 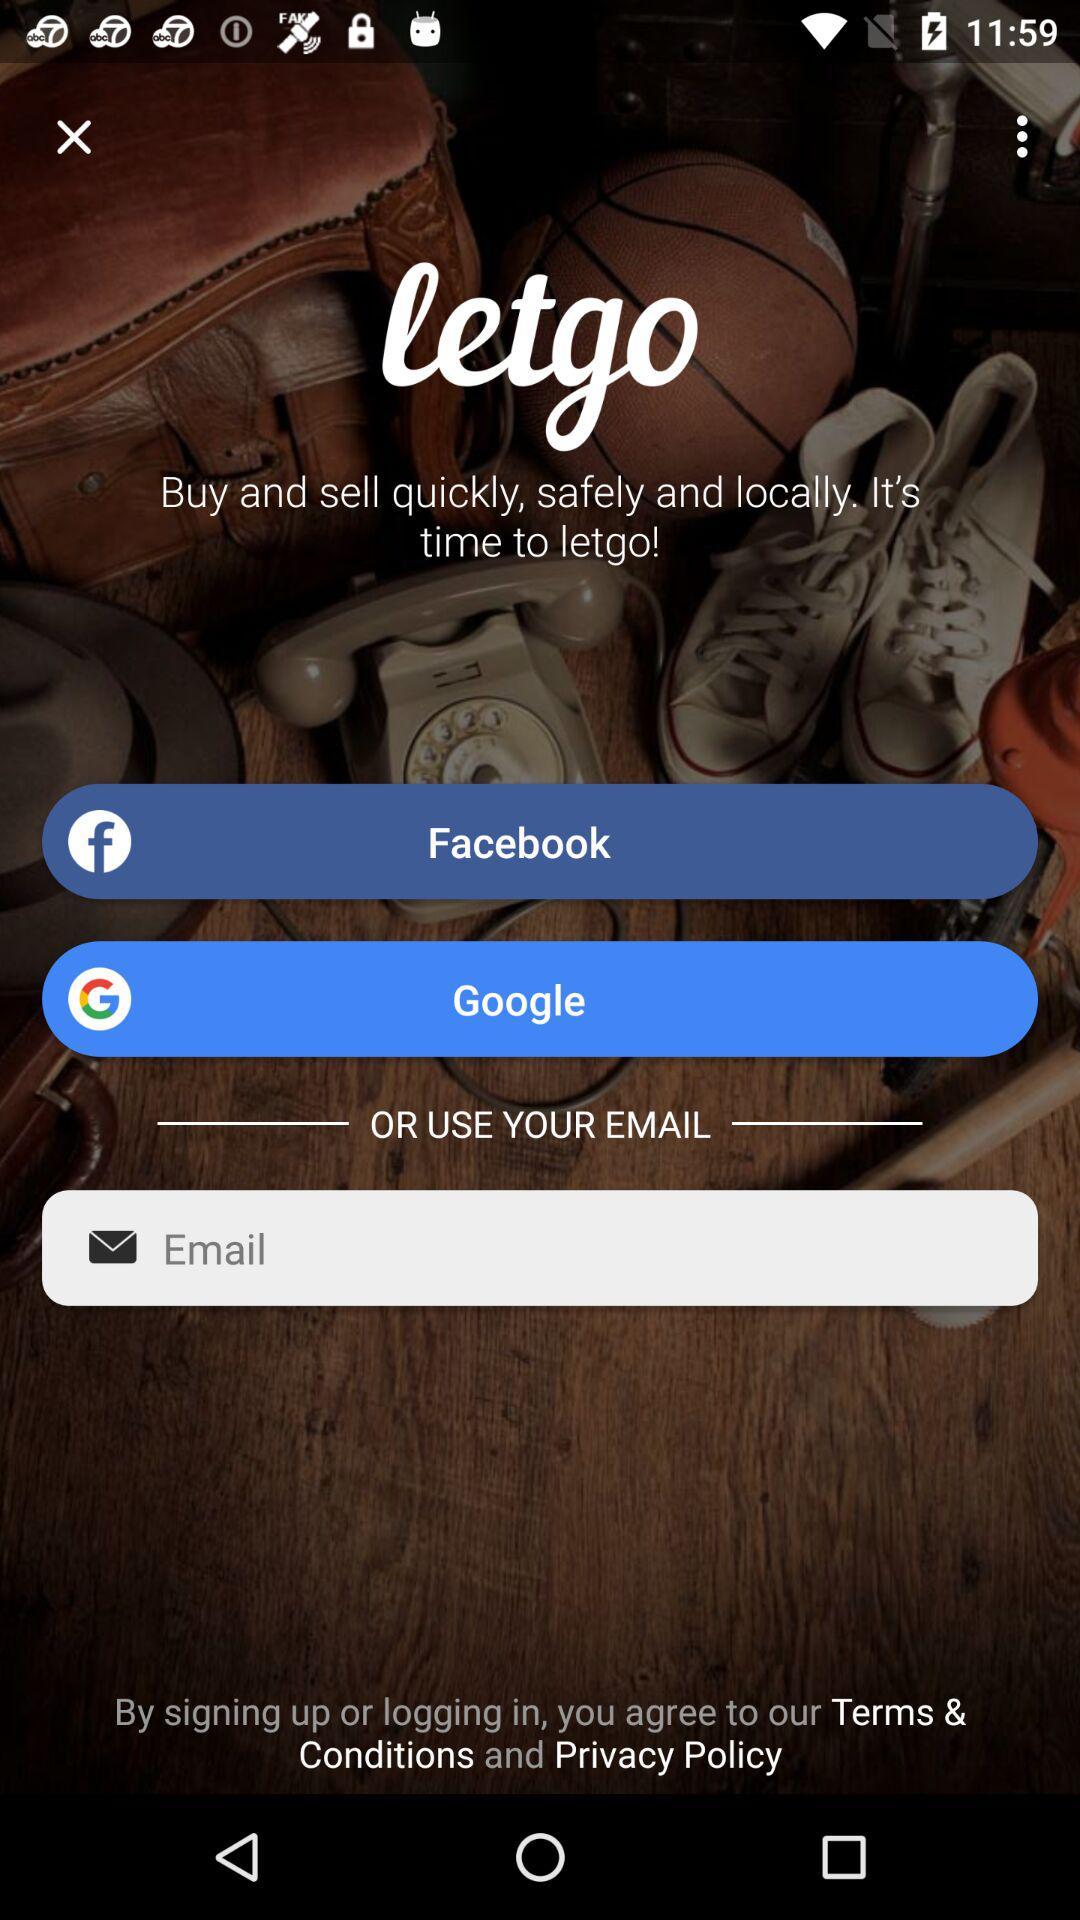 I want to click on the icon above the buy and sell, so click(x=72, y=135).